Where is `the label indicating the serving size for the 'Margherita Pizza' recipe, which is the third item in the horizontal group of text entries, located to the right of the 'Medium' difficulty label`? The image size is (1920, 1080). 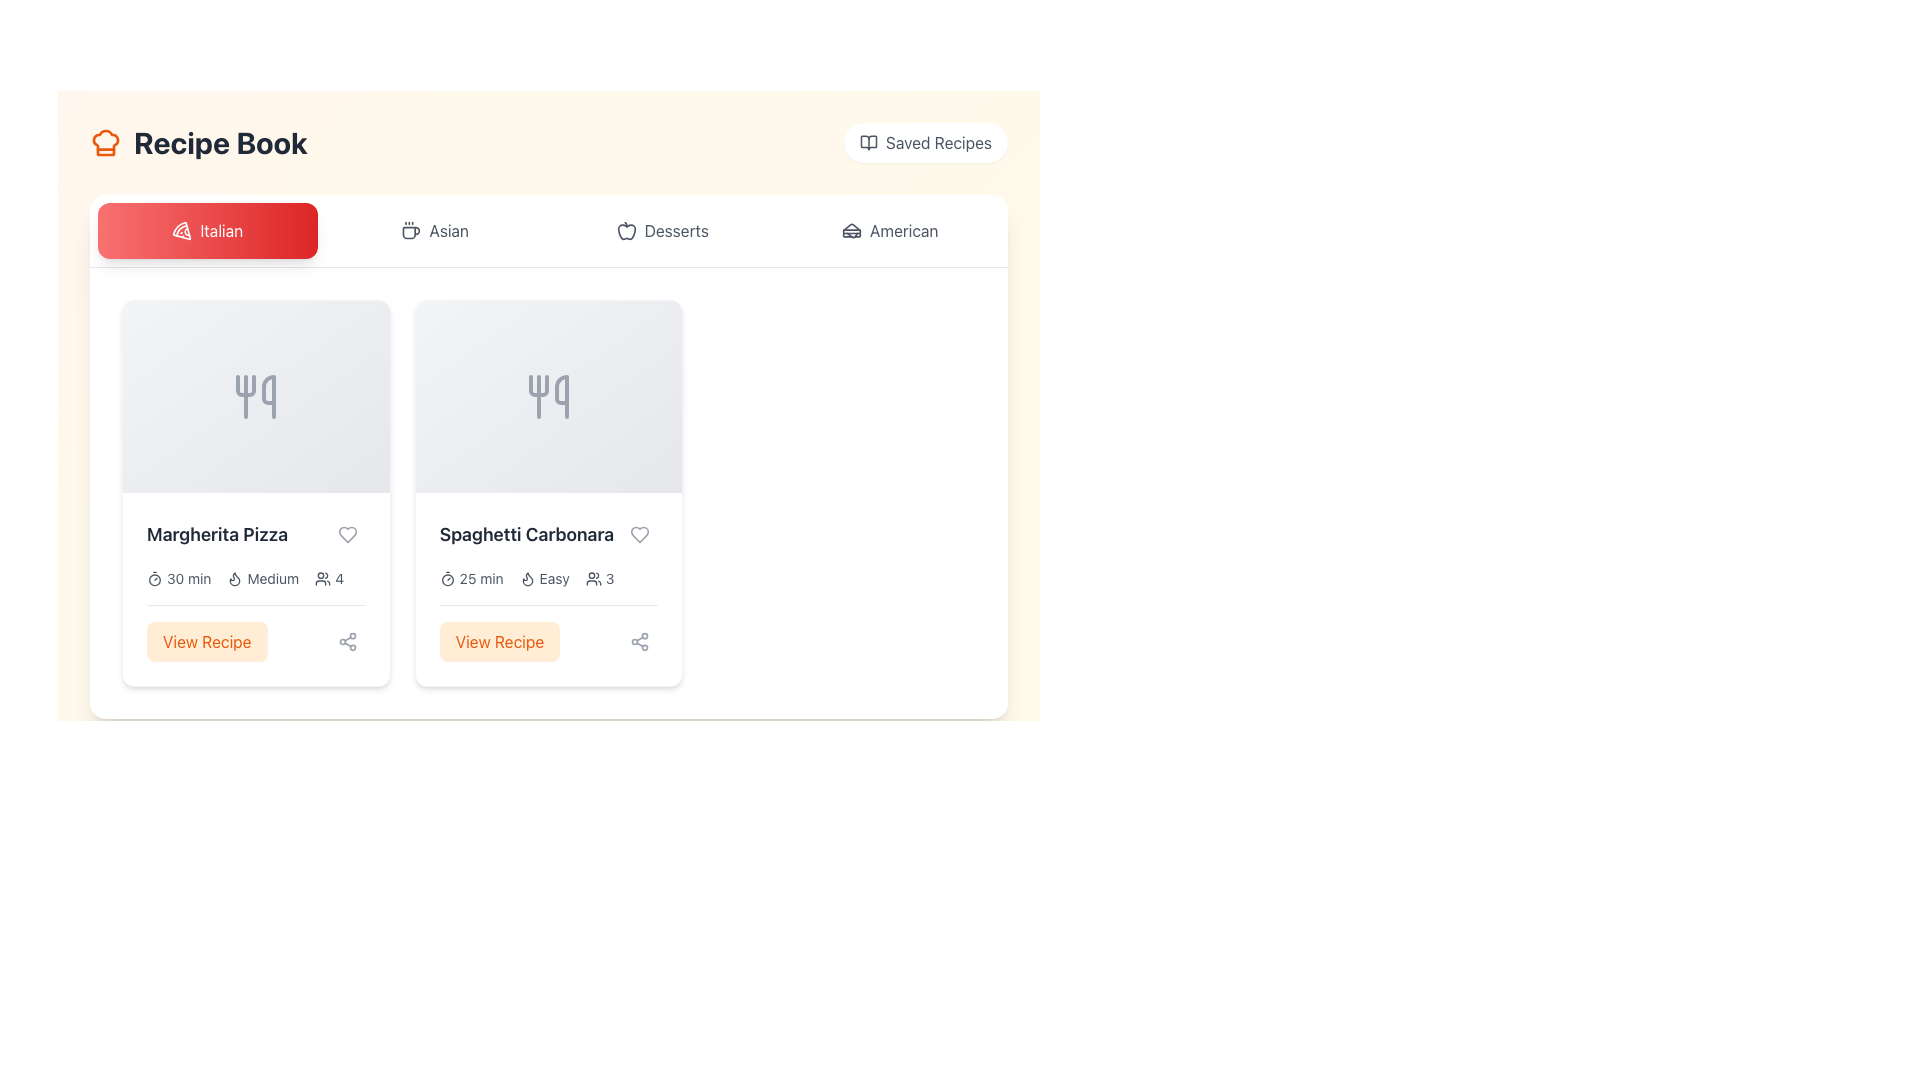 the label indicating the serving size for the 'Margherita Pizza' recipe, which is the third item in the horizontal group of text entries, located to the right of the 'Medium' difficulty label is located at coordinates (329, 578).